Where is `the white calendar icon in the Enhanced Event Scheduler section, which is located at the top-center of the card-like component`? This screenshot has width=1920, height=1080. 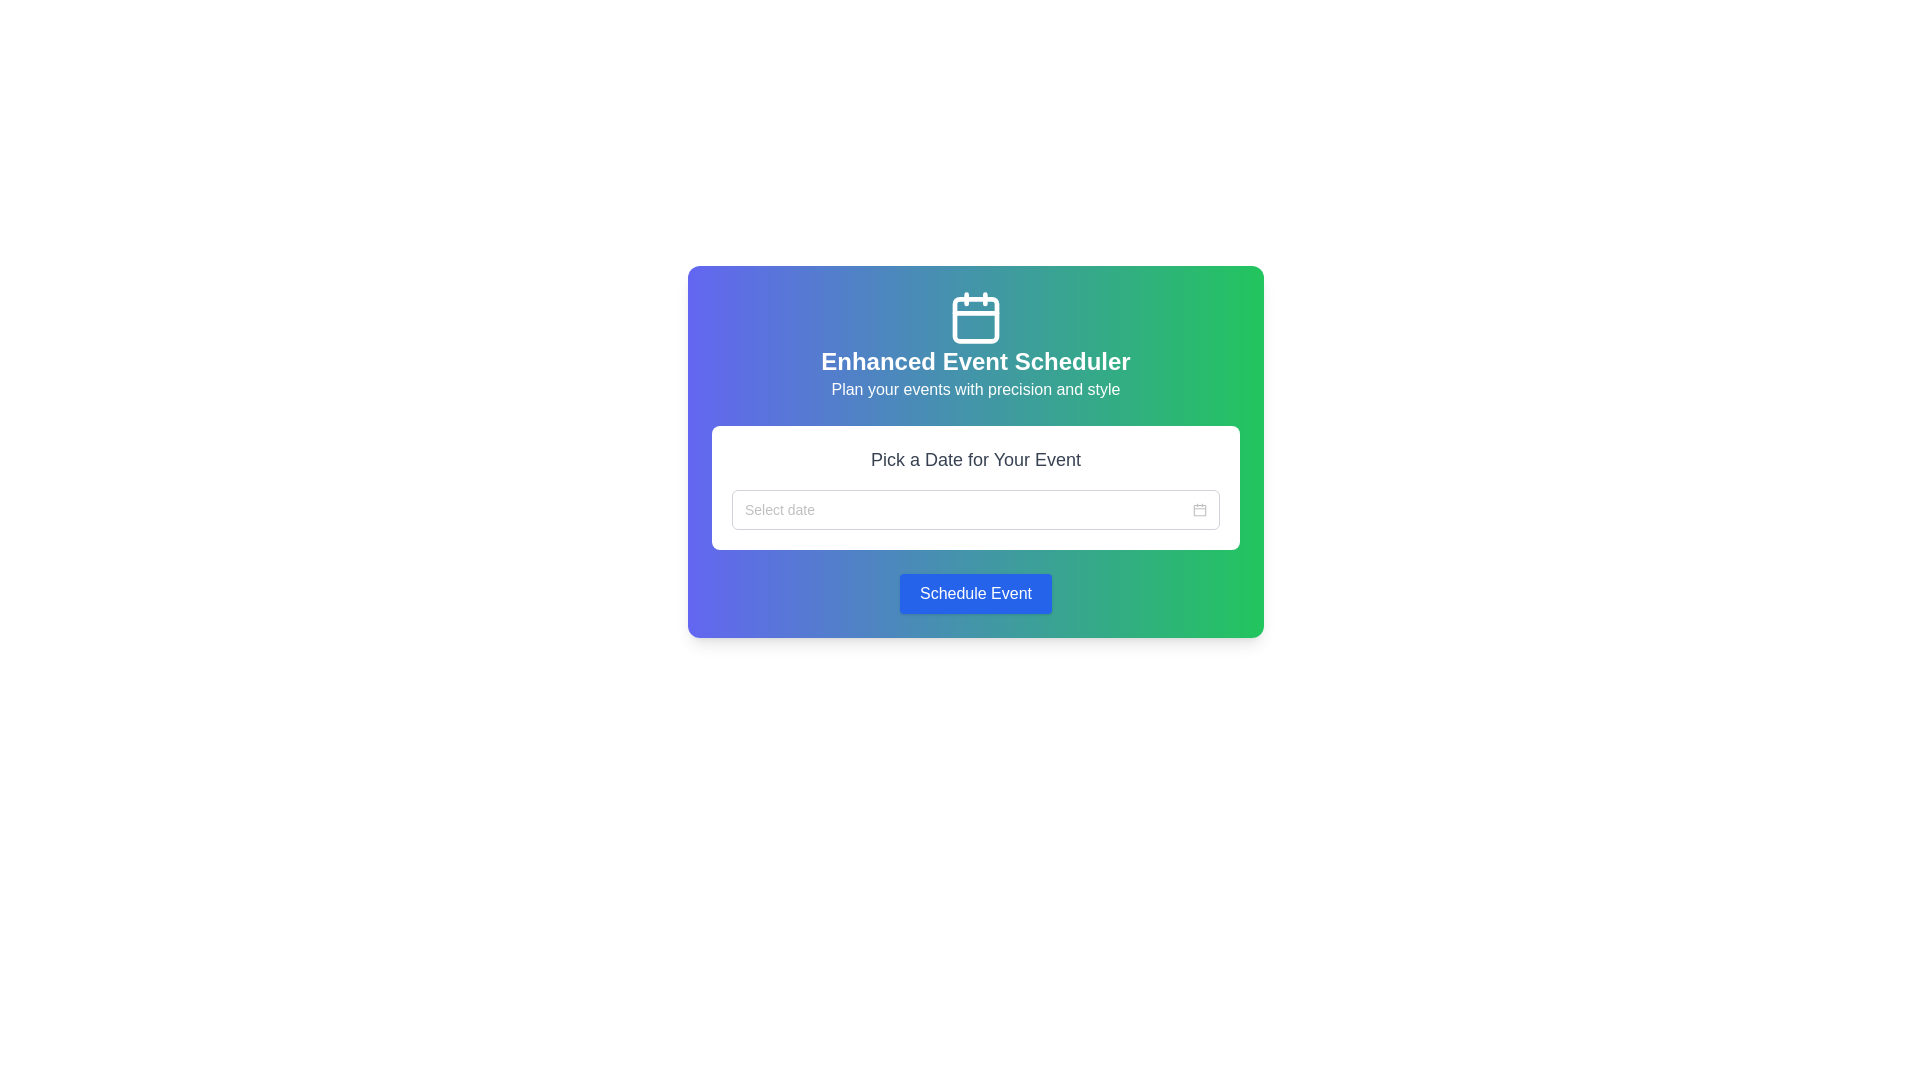
the white calendar icon in the Enhanced Event Scheduler section, which is located at the top-center of the card-like component is located at coordinates (975, 345).